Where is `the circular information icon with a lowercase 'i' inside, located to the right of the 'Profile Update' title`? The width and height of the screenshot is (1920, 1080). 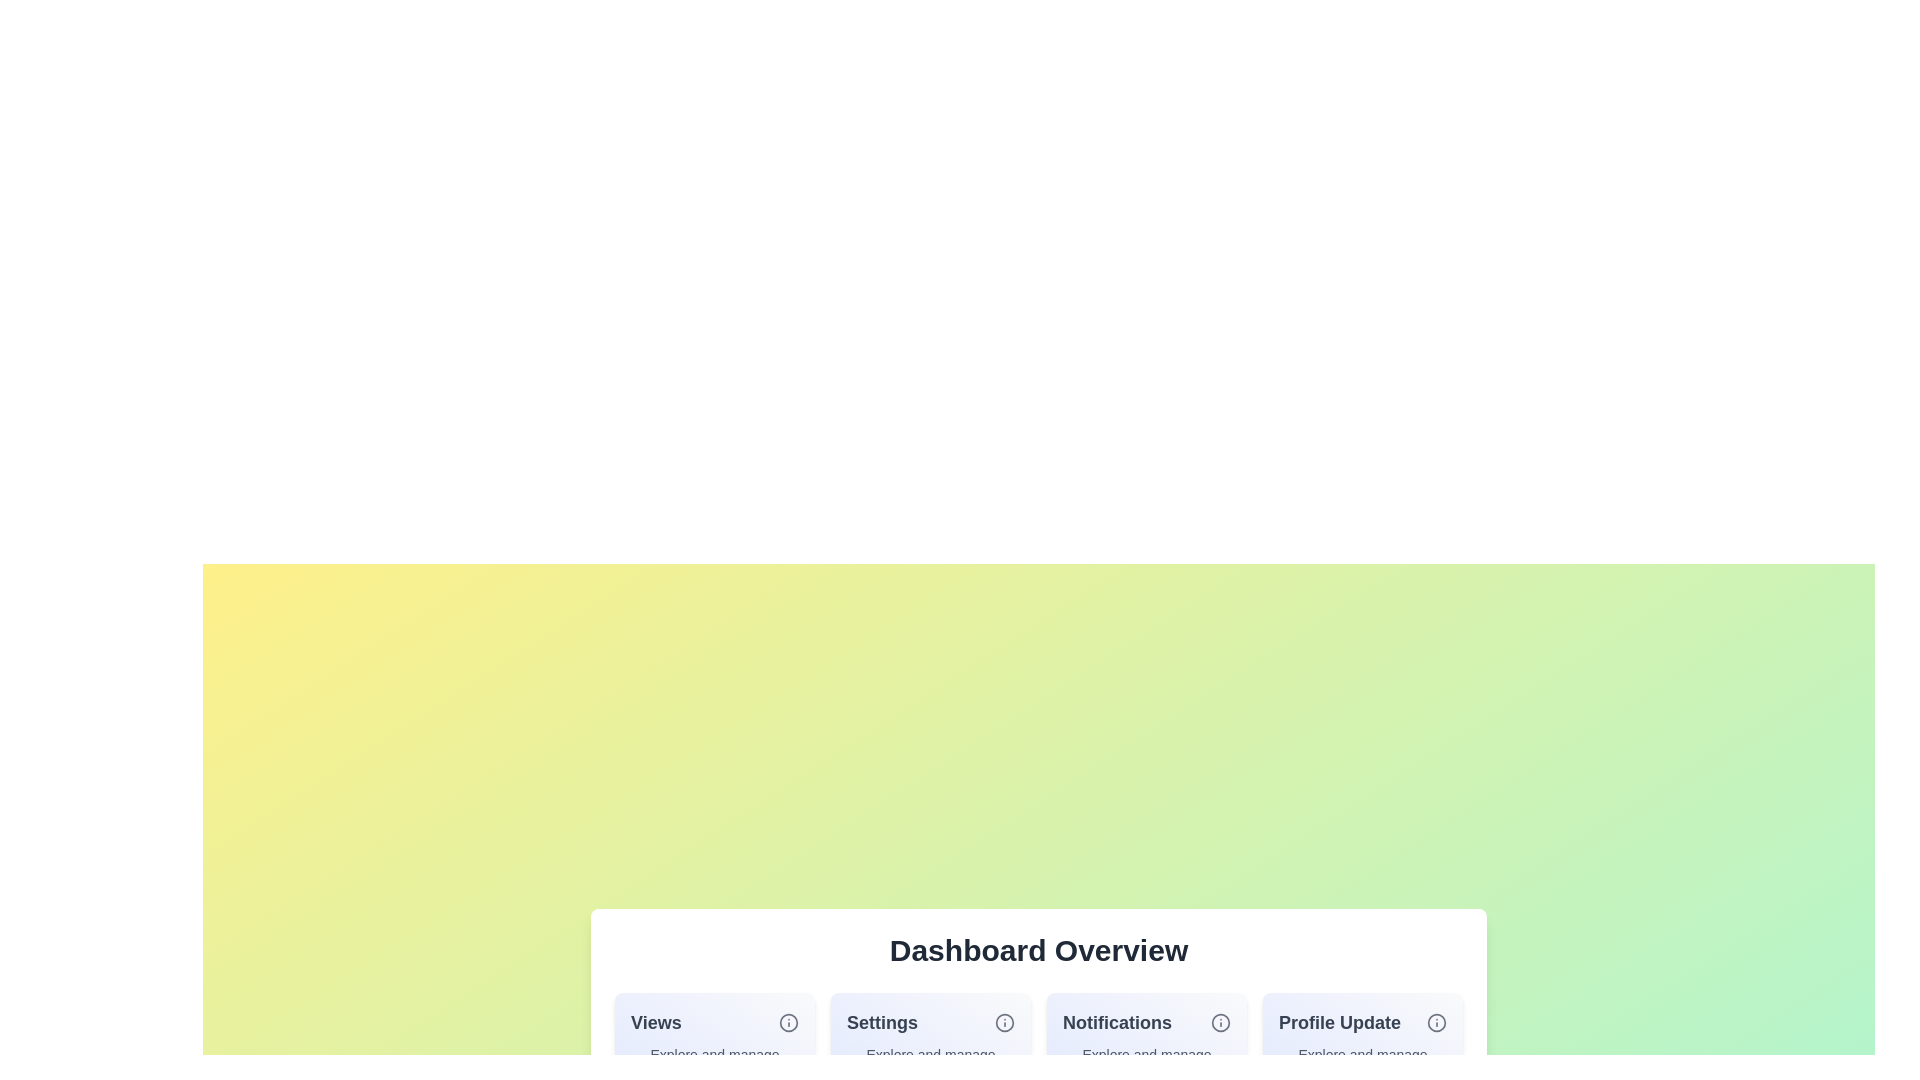 the circular information icon with a lowercase 'i' inside, located to the right of the 'Profile Update' title is located at coordinates (1435, 1022).